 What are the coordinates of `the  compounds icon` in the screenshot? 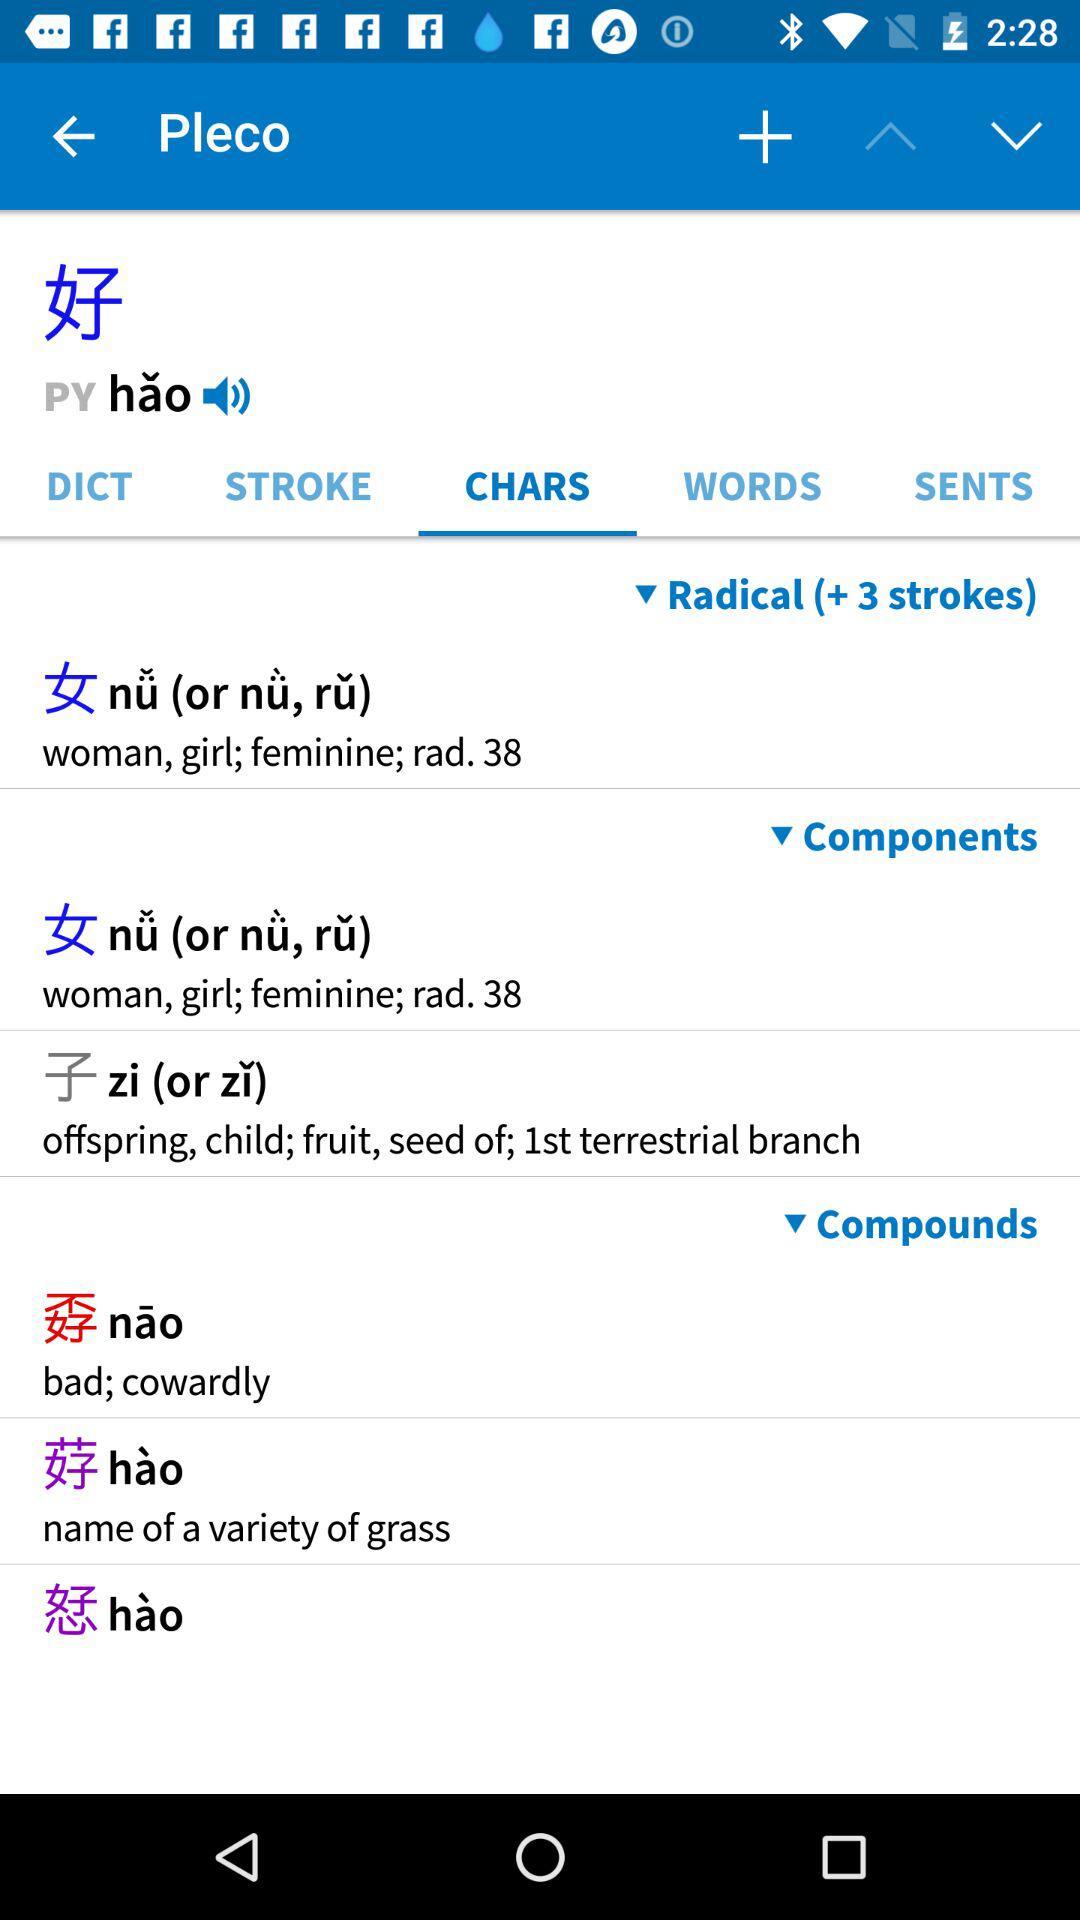 It's located at (910, 1223).